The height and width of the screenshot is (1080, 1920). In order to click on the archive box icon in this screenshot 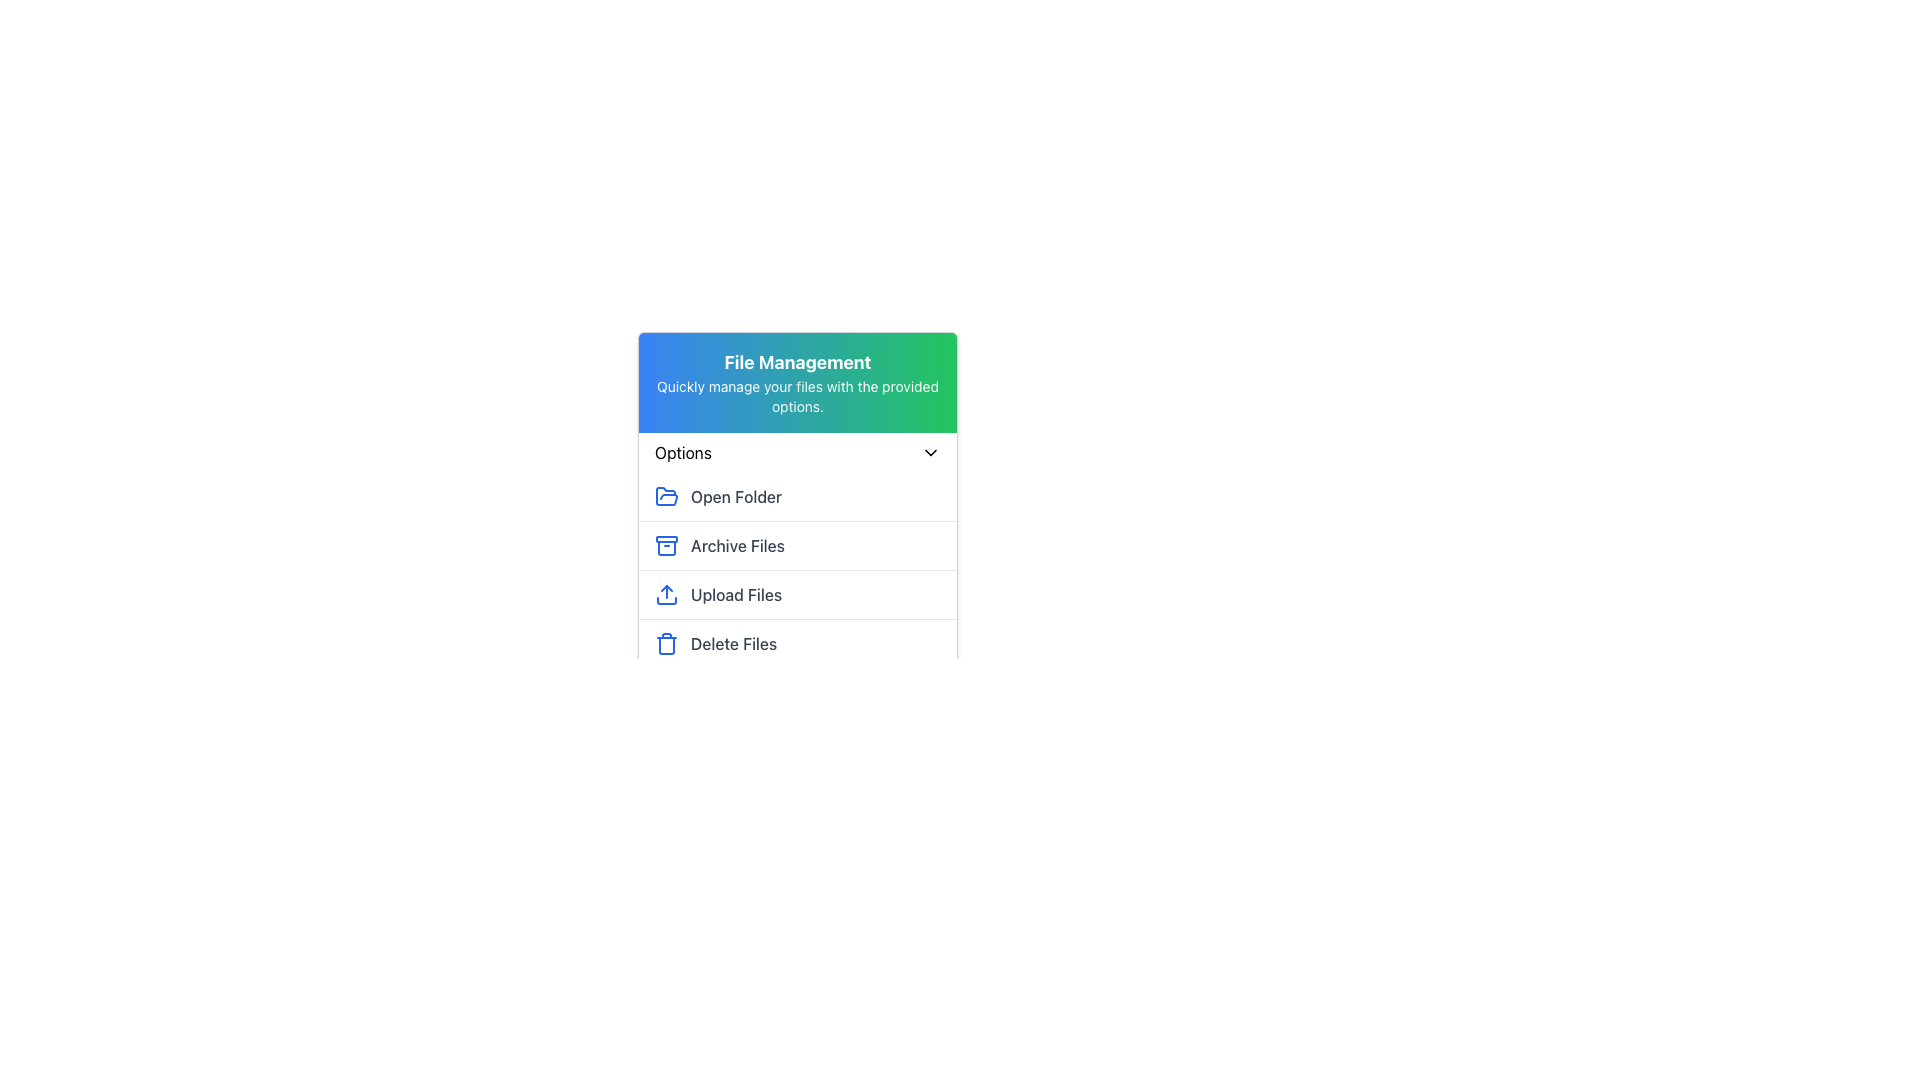, I will do `click(667, 546)`.